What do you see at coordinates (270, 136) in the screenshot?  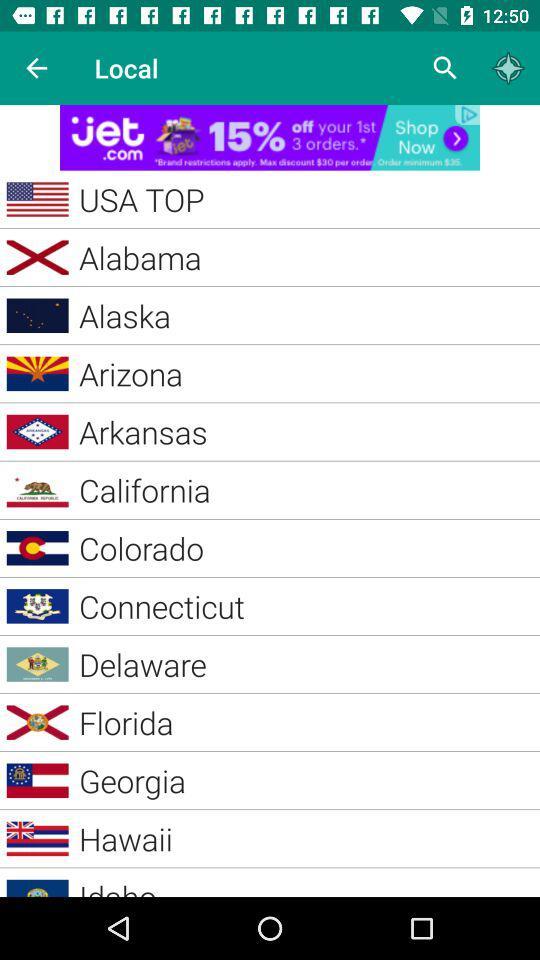 I see `for advertisement` at bounding box center [270, 136].